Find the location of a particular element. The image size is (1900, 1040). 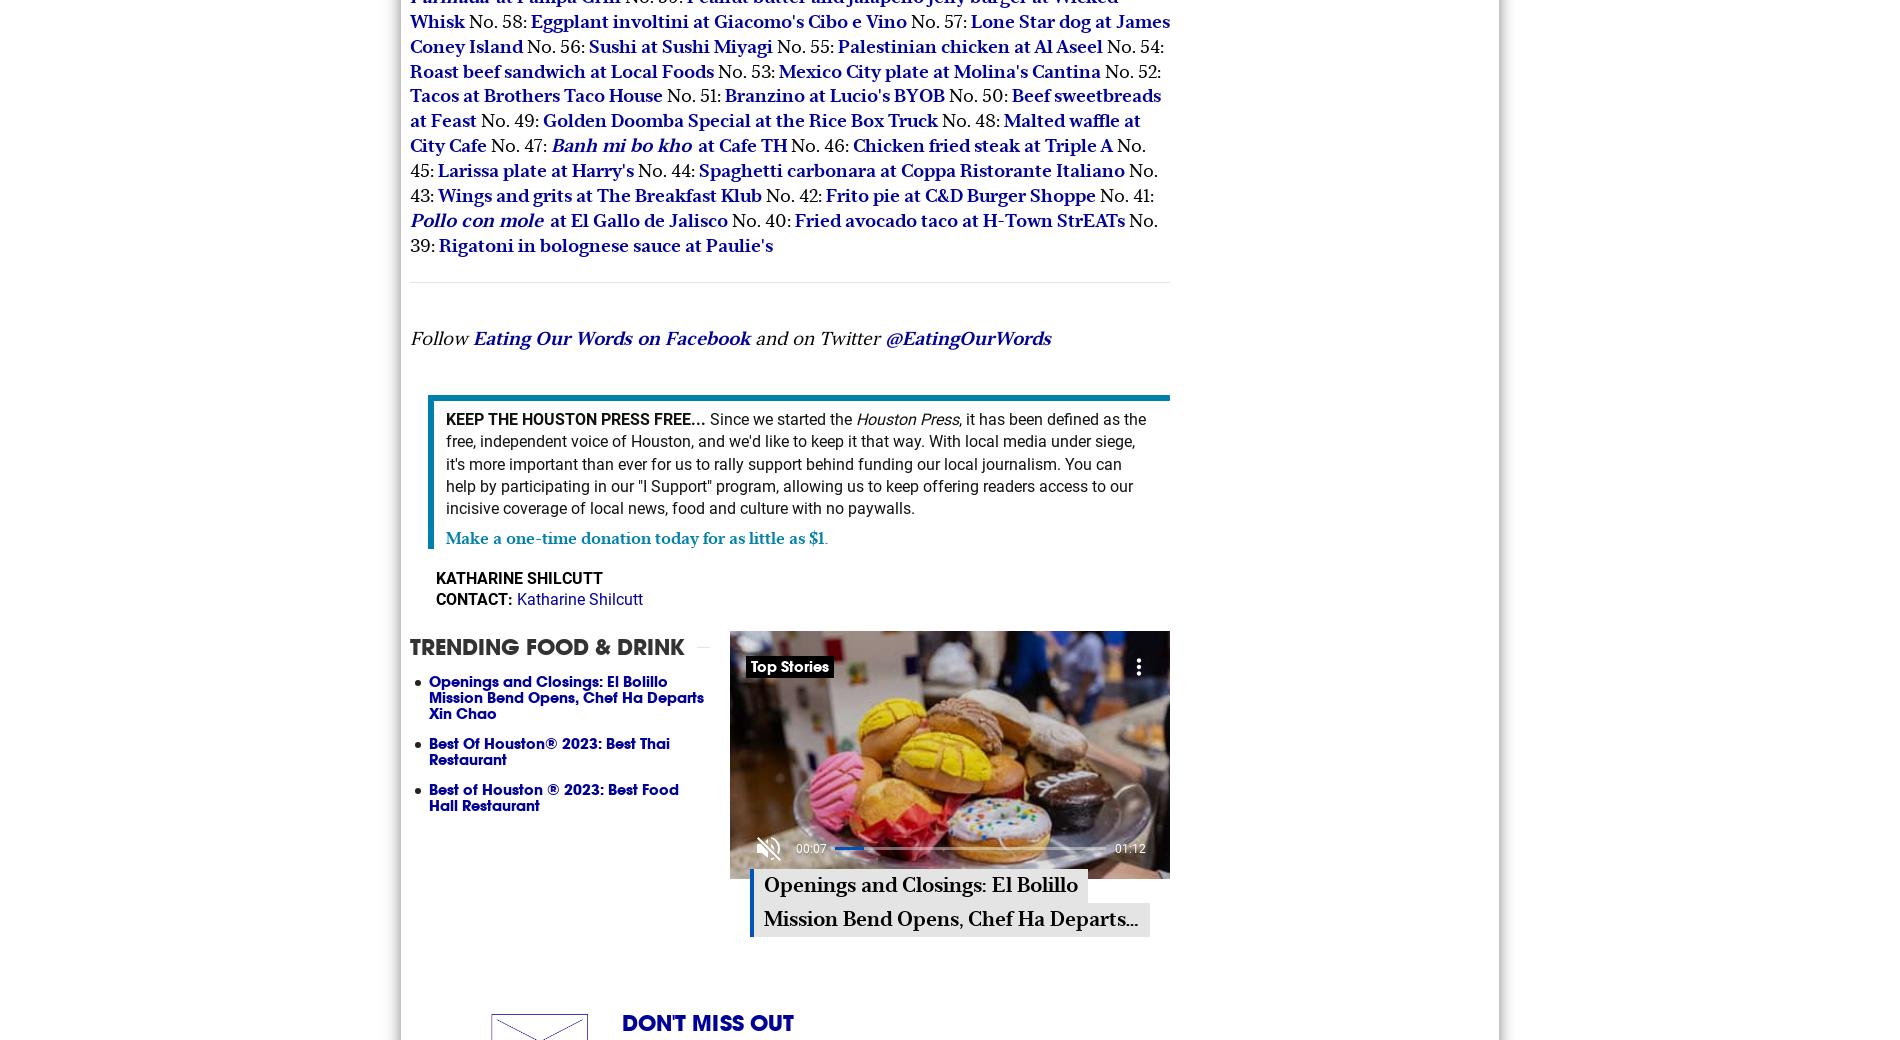

'Spaghetti carbonara at Coppa Ristorante Italiano' is located at coordinates (699, 170).